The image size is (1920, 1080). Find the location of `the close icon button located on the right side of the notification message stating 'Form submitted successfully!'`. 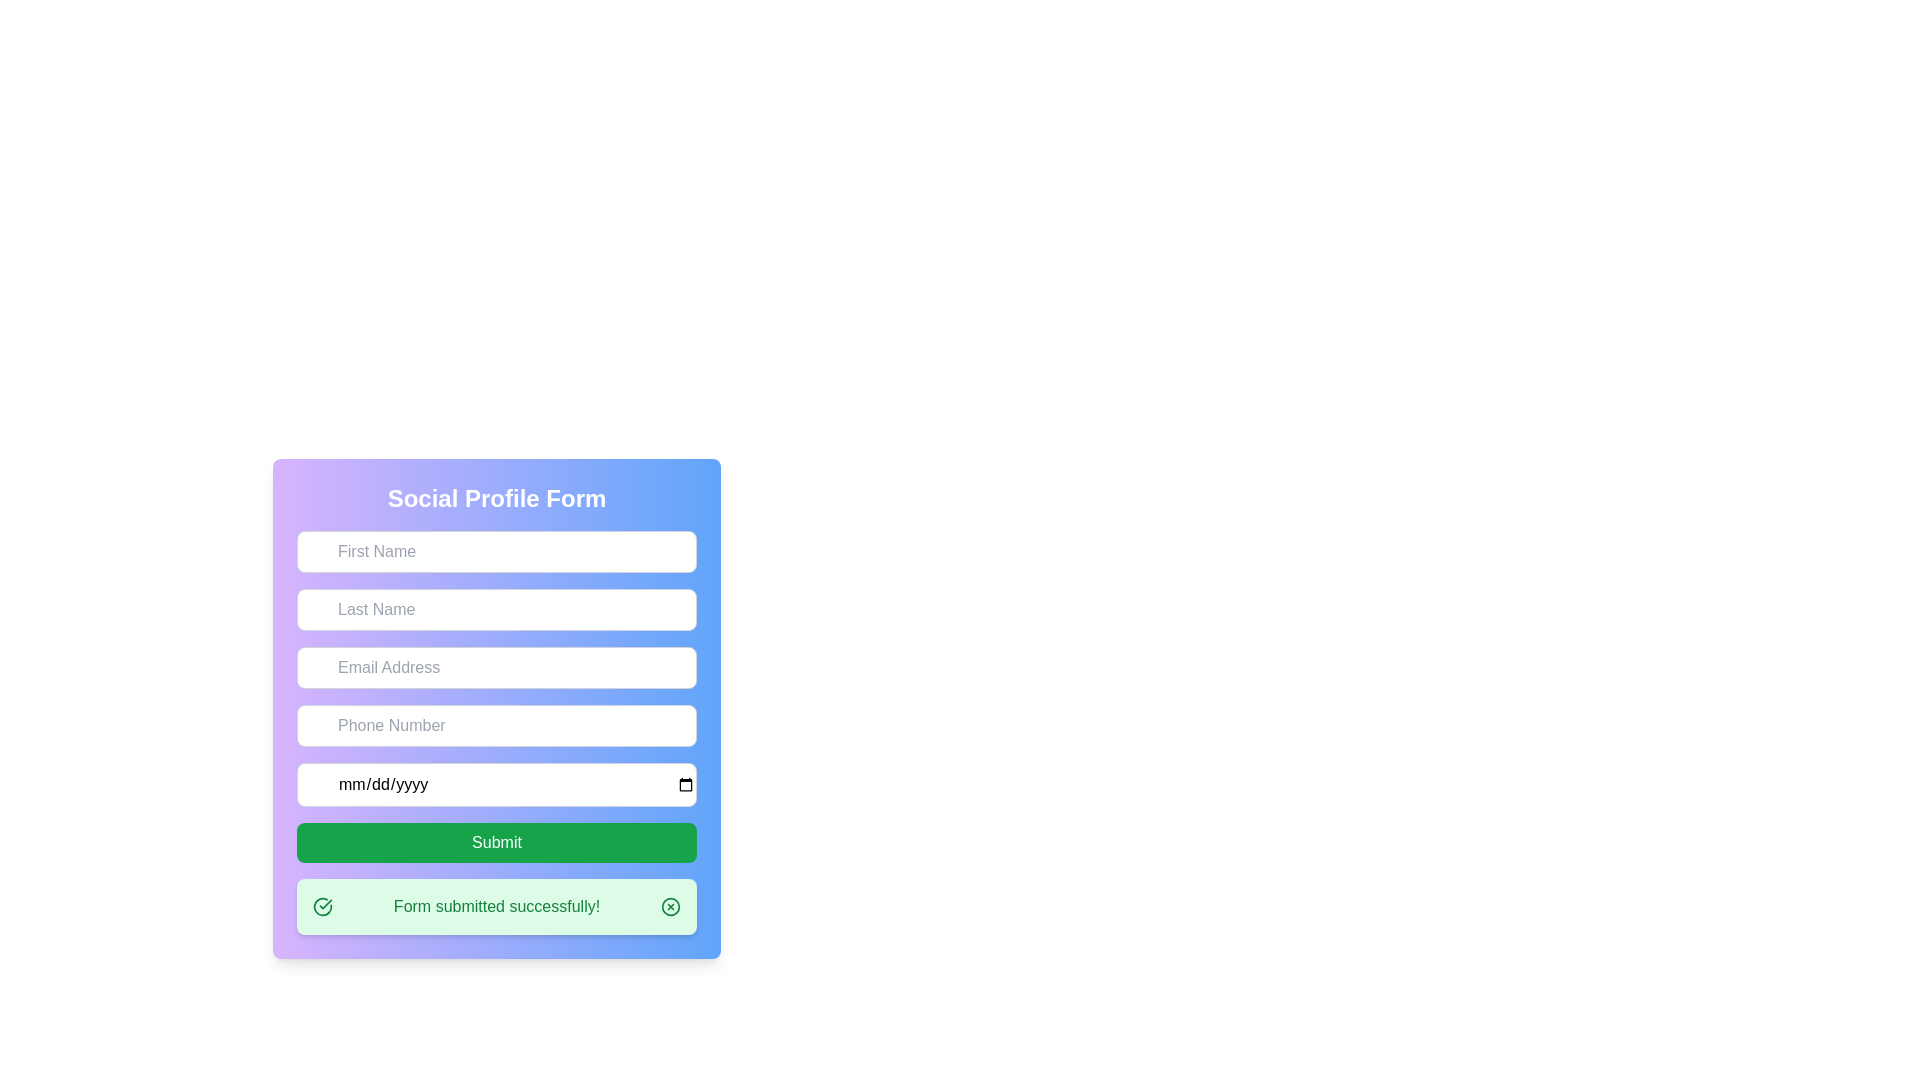

the close icon button located on the right side of the notification message stating 'Form submitted successfully!' is located at coordinates (671, 906).